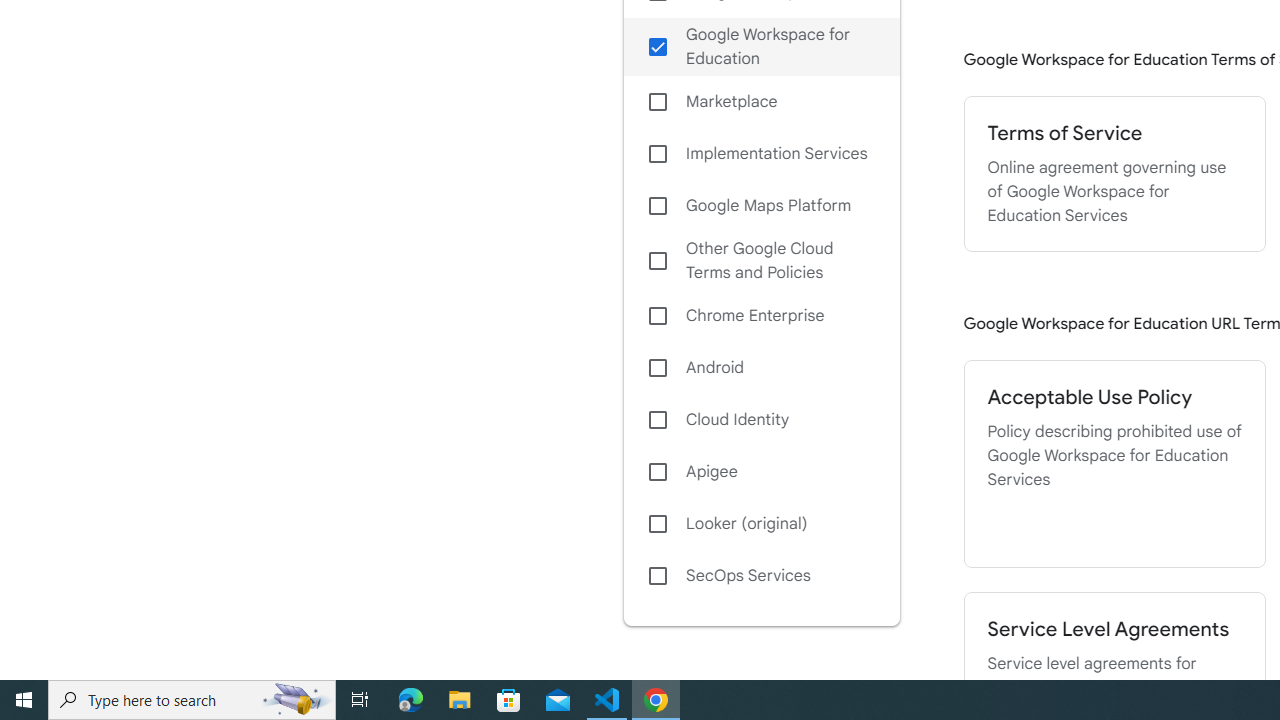  I want to click on 'Marketplace', so click(760, 102).